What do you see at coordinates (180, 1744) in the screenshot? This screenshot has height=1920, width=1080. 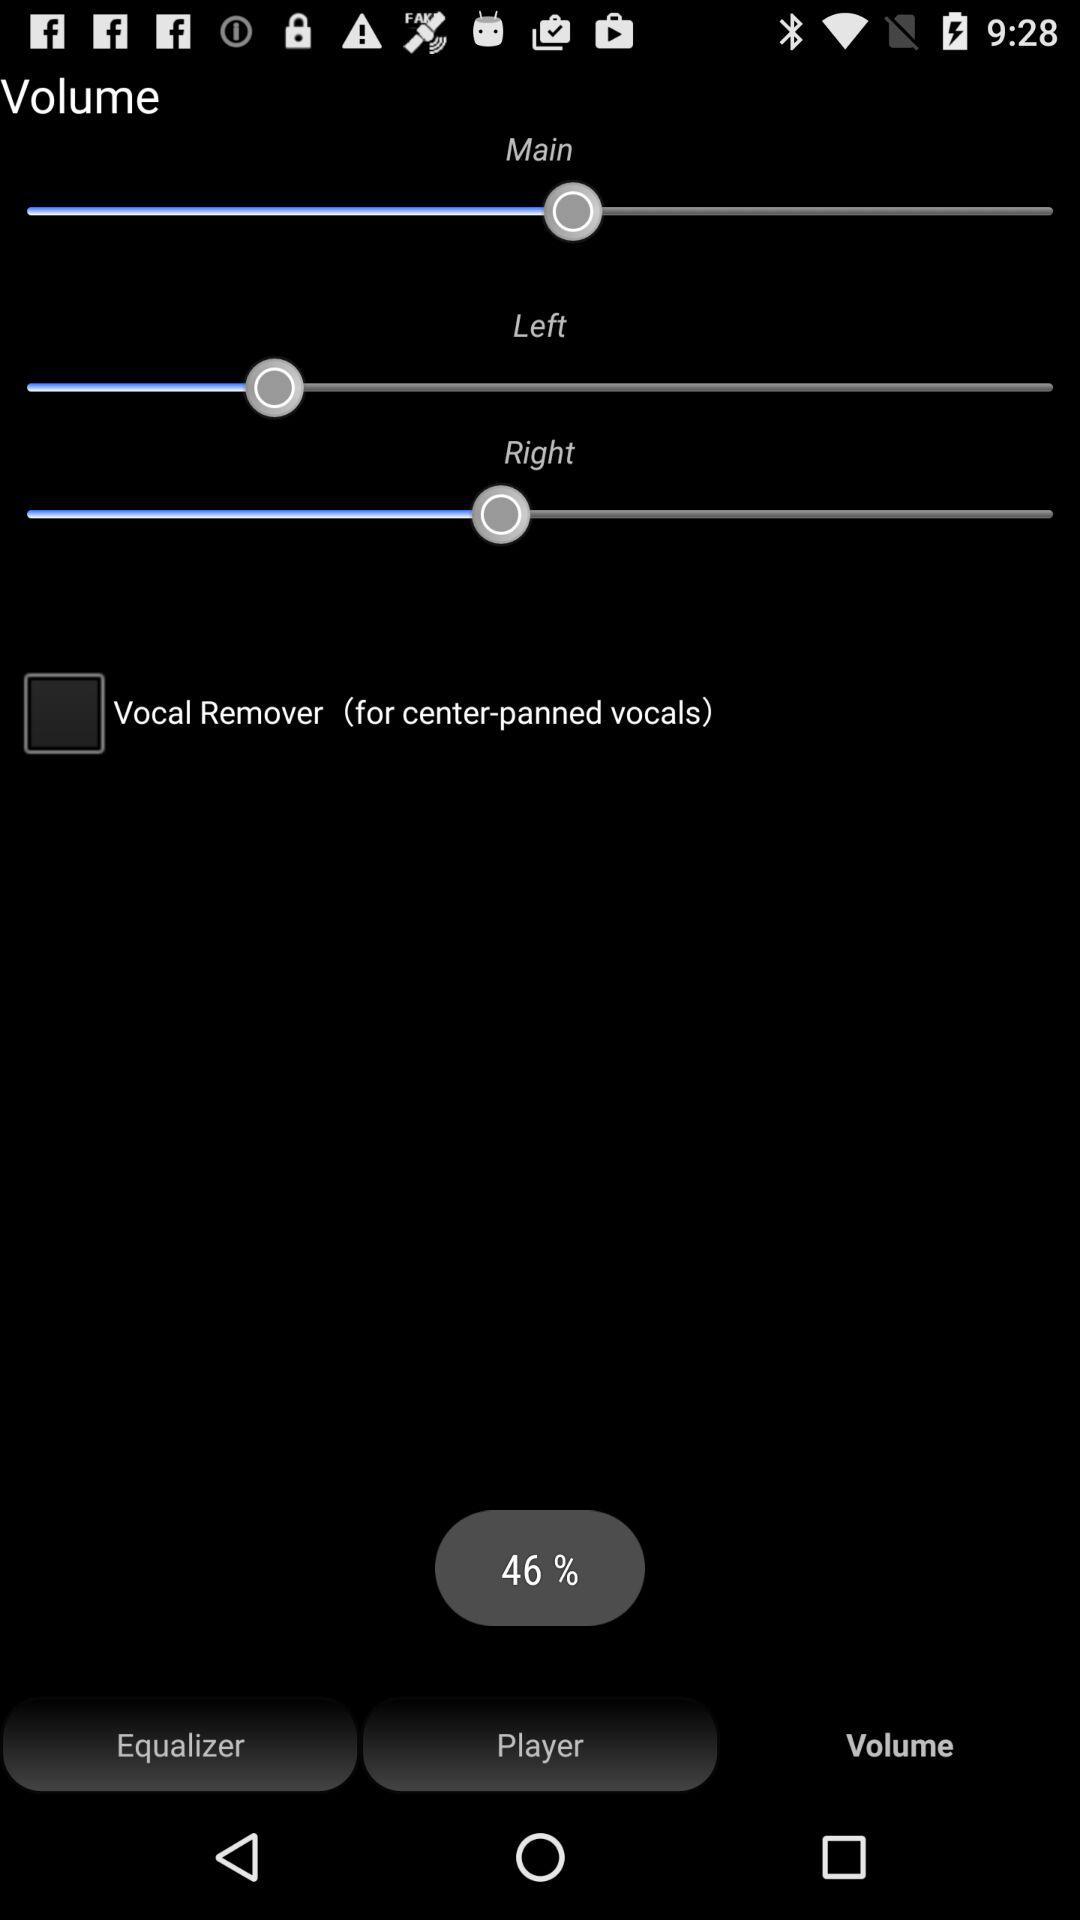 I see `the equalizer at the bottom left corner` at bounding box center [180, 1744].